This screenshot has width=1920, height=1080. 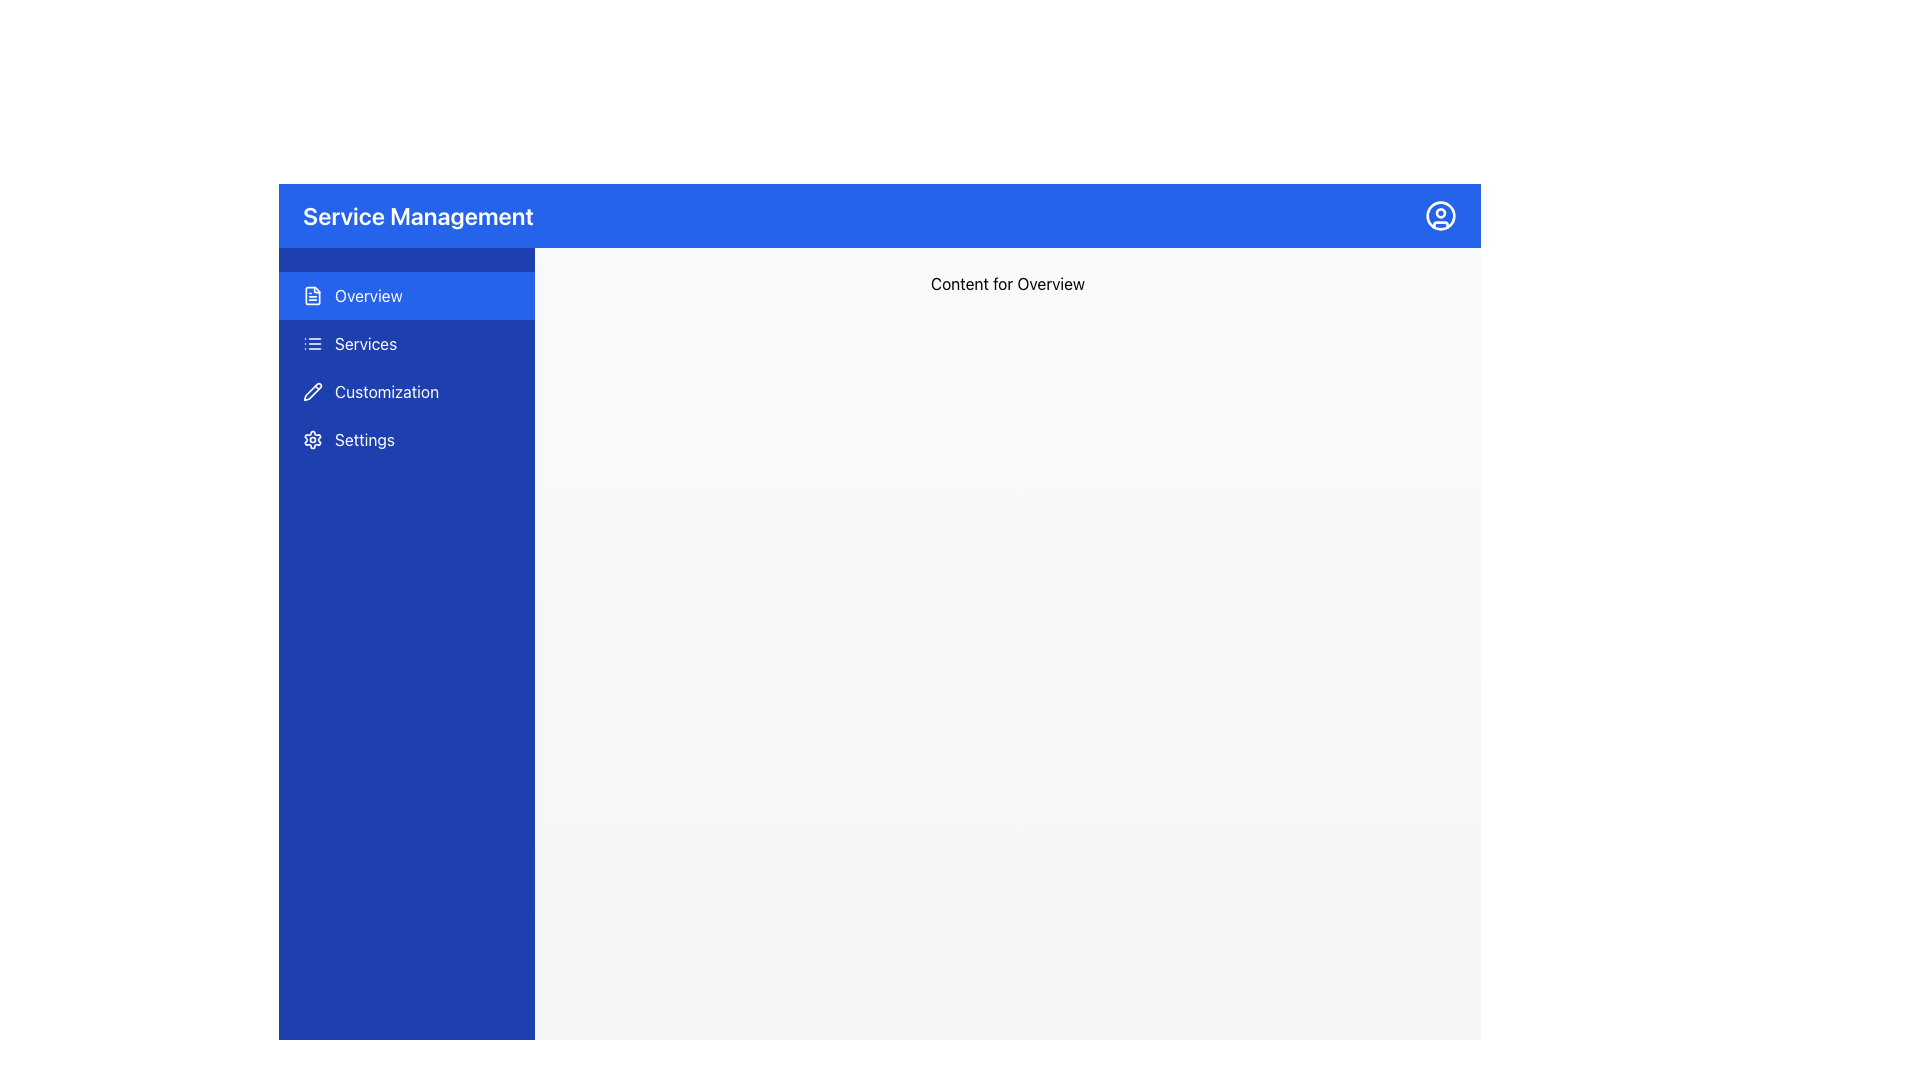 I want to click on the third item in the vertical navigation menu located in the left sidebar, so click(x=406, y=392).